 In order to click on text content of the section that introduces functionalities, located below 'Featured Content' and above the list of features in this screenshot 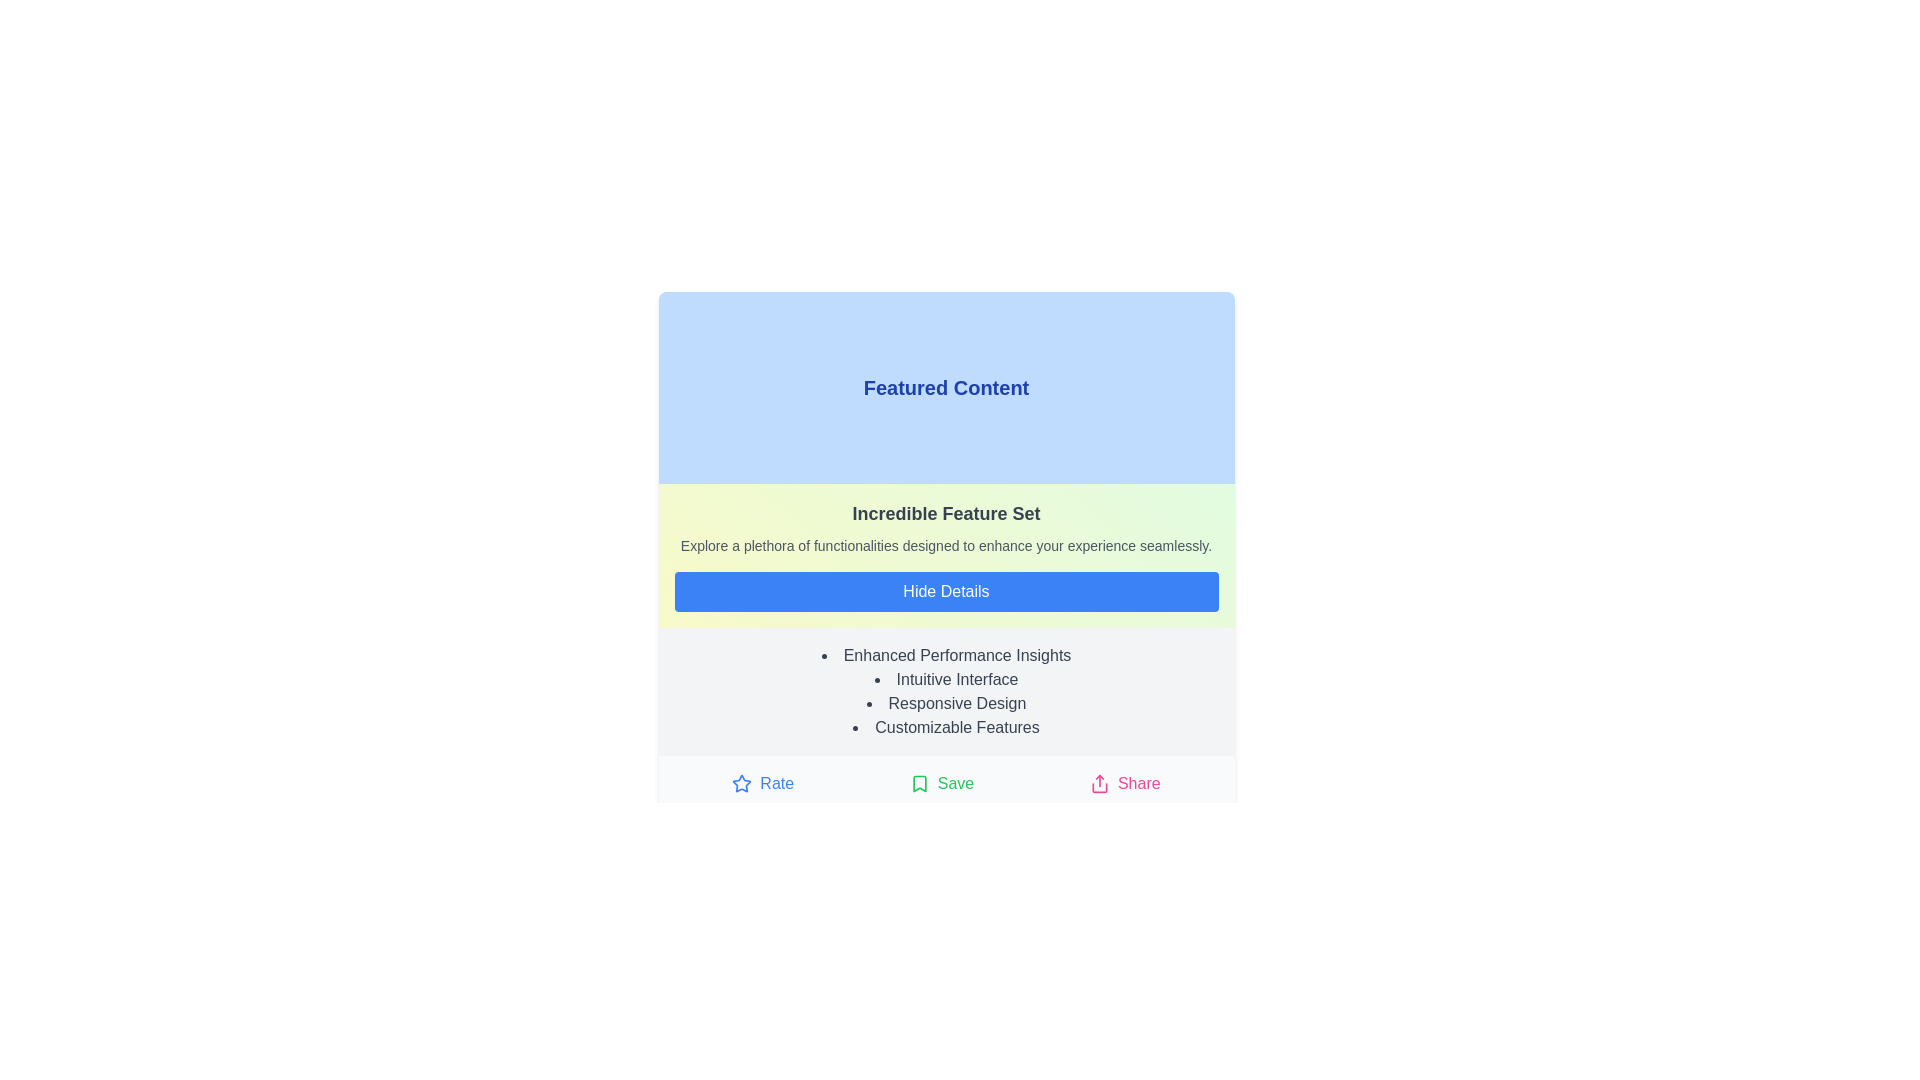, I will do `click(945, 555)`.